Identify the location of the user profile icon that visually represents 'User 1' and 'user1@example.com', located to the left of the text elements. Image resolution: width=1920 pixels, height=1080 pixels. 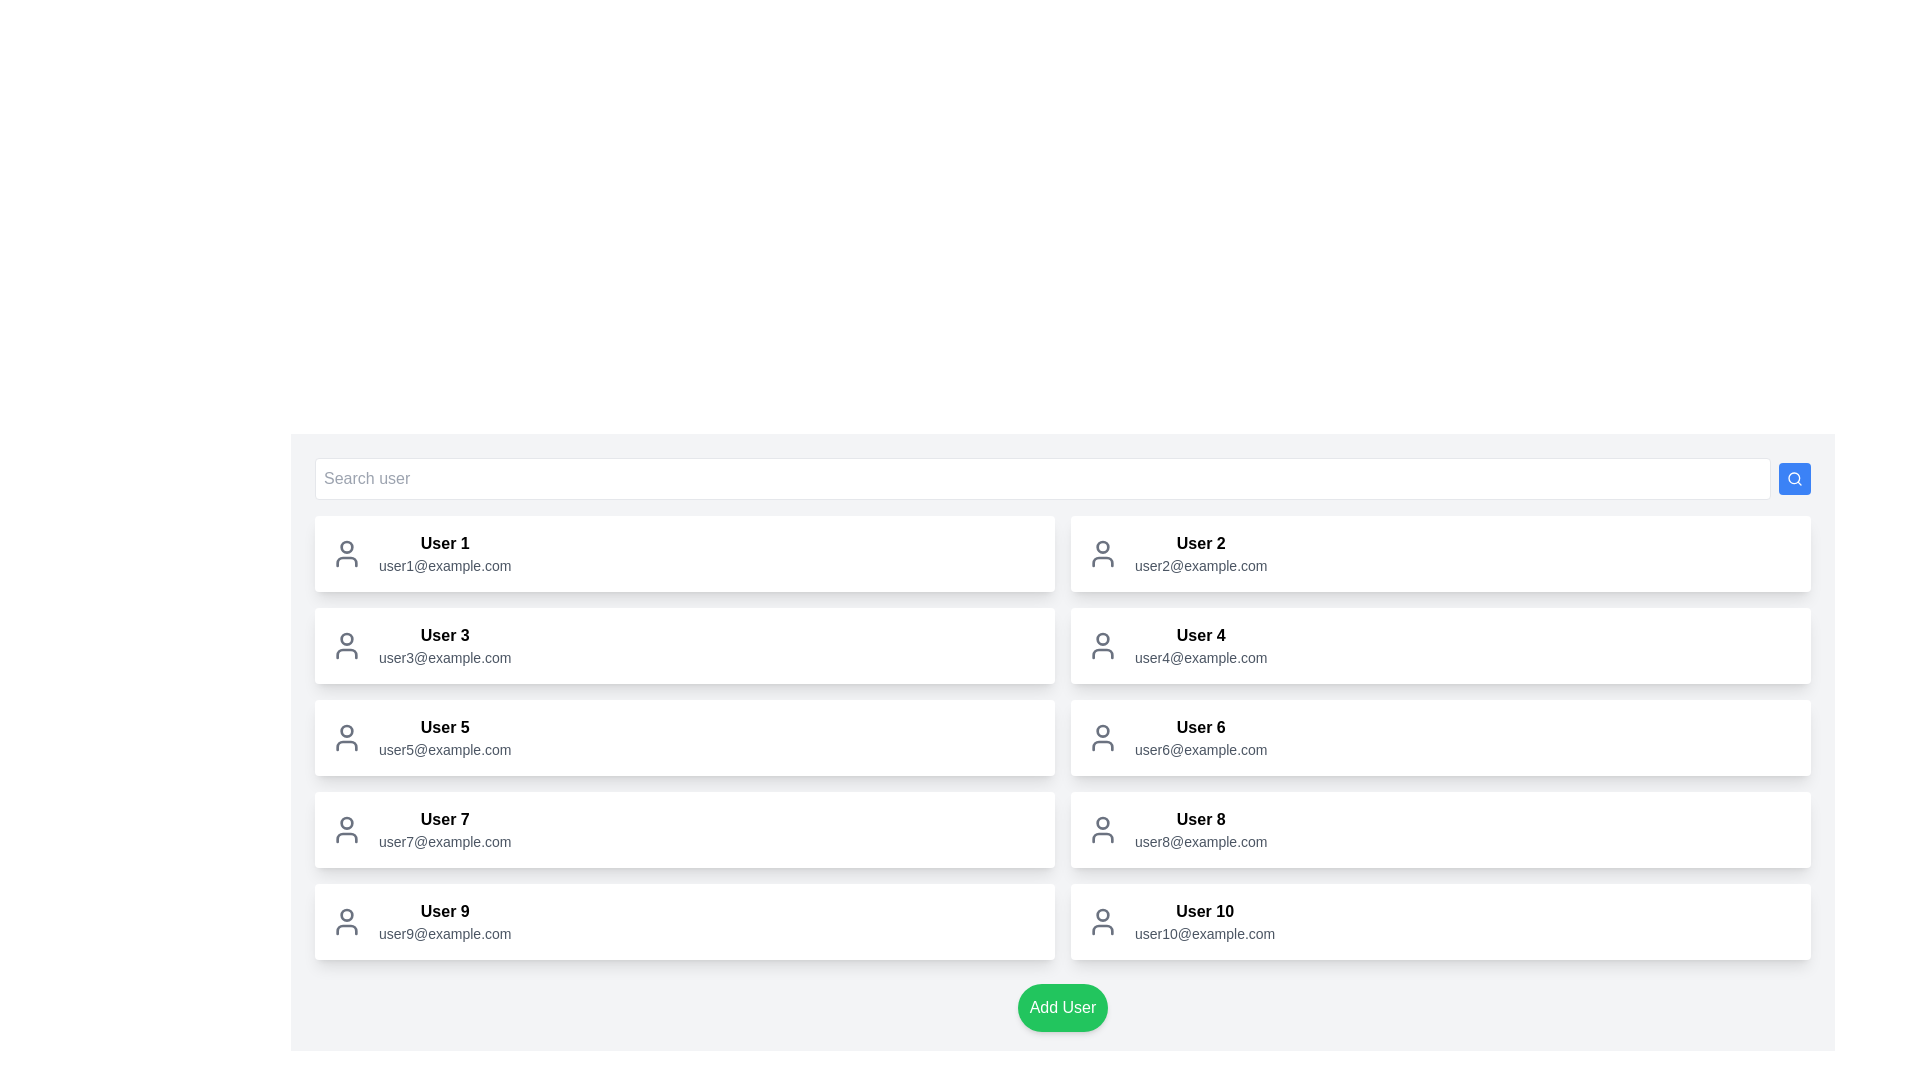
(346, 554).